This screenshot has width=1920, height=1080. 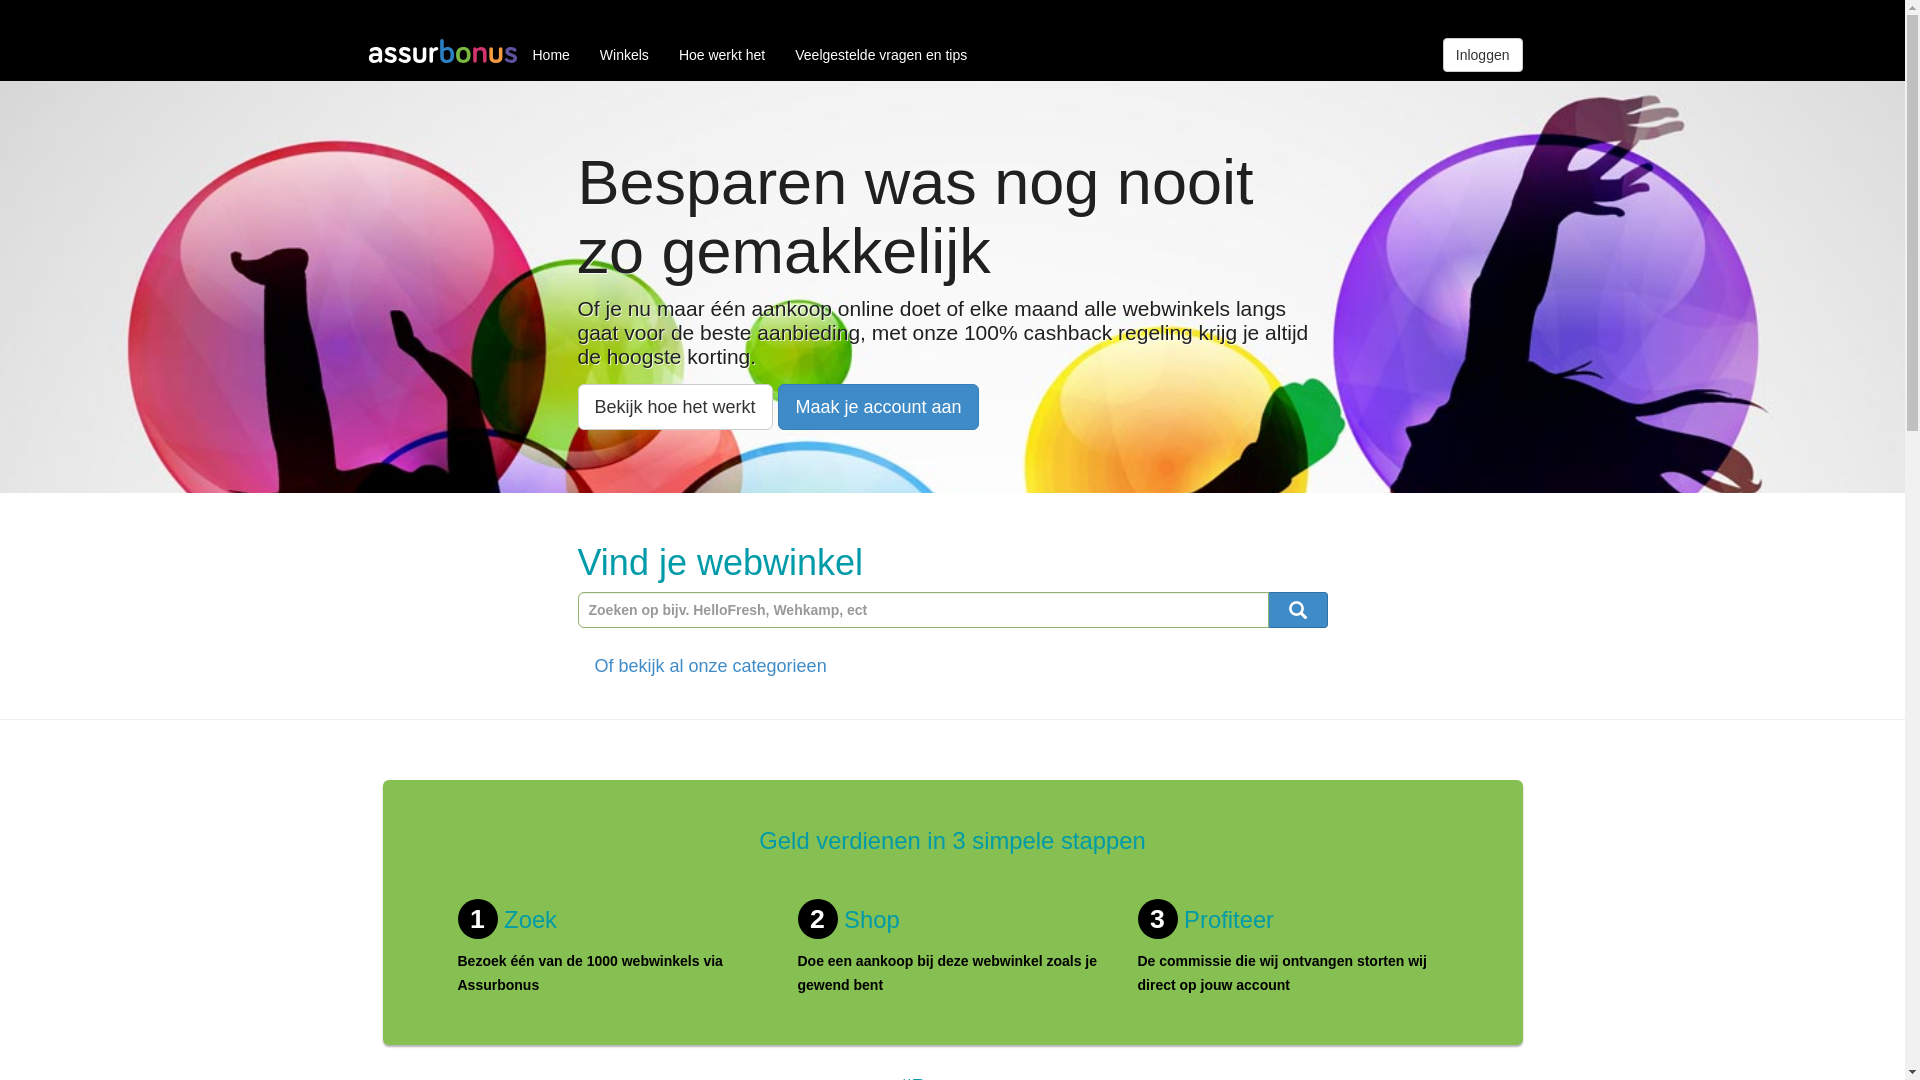 What do you see at coordinates (518, 53) in the screenshot?
I see `'Home'` at bounding box center [518, 53].